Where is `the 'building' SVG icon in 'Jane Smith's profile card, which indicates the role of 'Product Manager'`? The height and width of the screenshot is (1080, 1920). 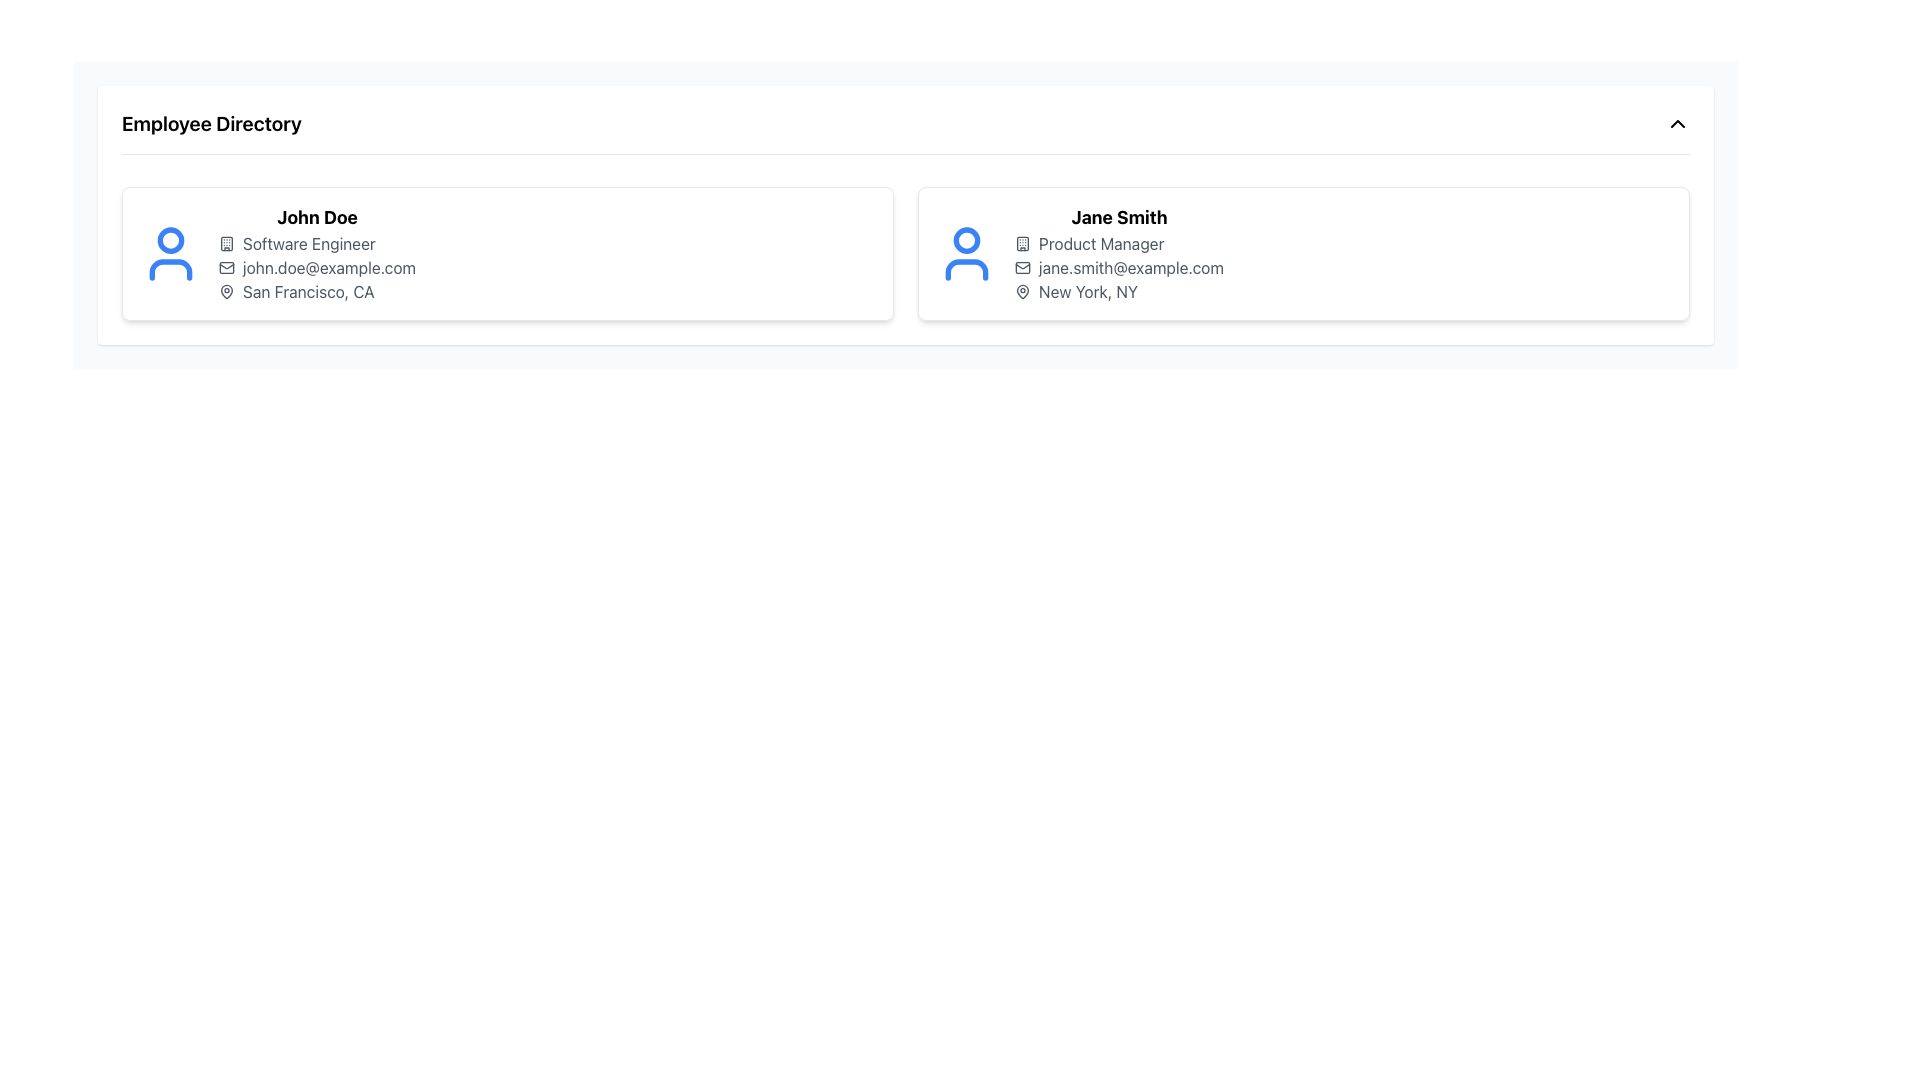
the 'building' SVG icon in 'Jane Smith's profile card, which indicates the role of 'Product Manager' is located at coordinates (1022, 242).